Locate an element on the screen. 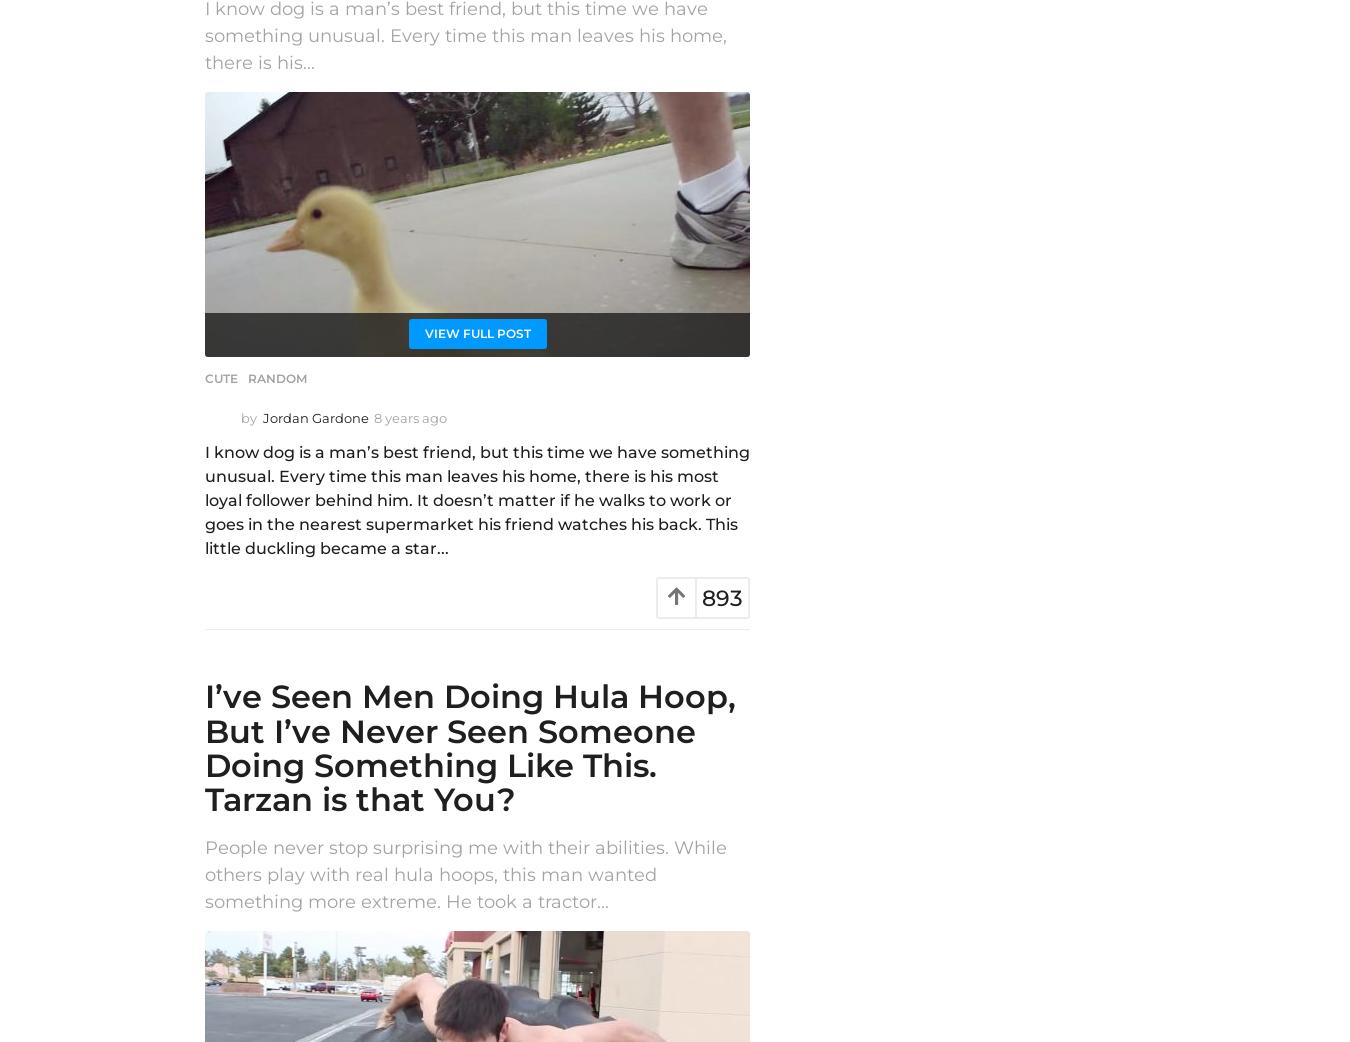  'by' is located at coordinates (247, 417).